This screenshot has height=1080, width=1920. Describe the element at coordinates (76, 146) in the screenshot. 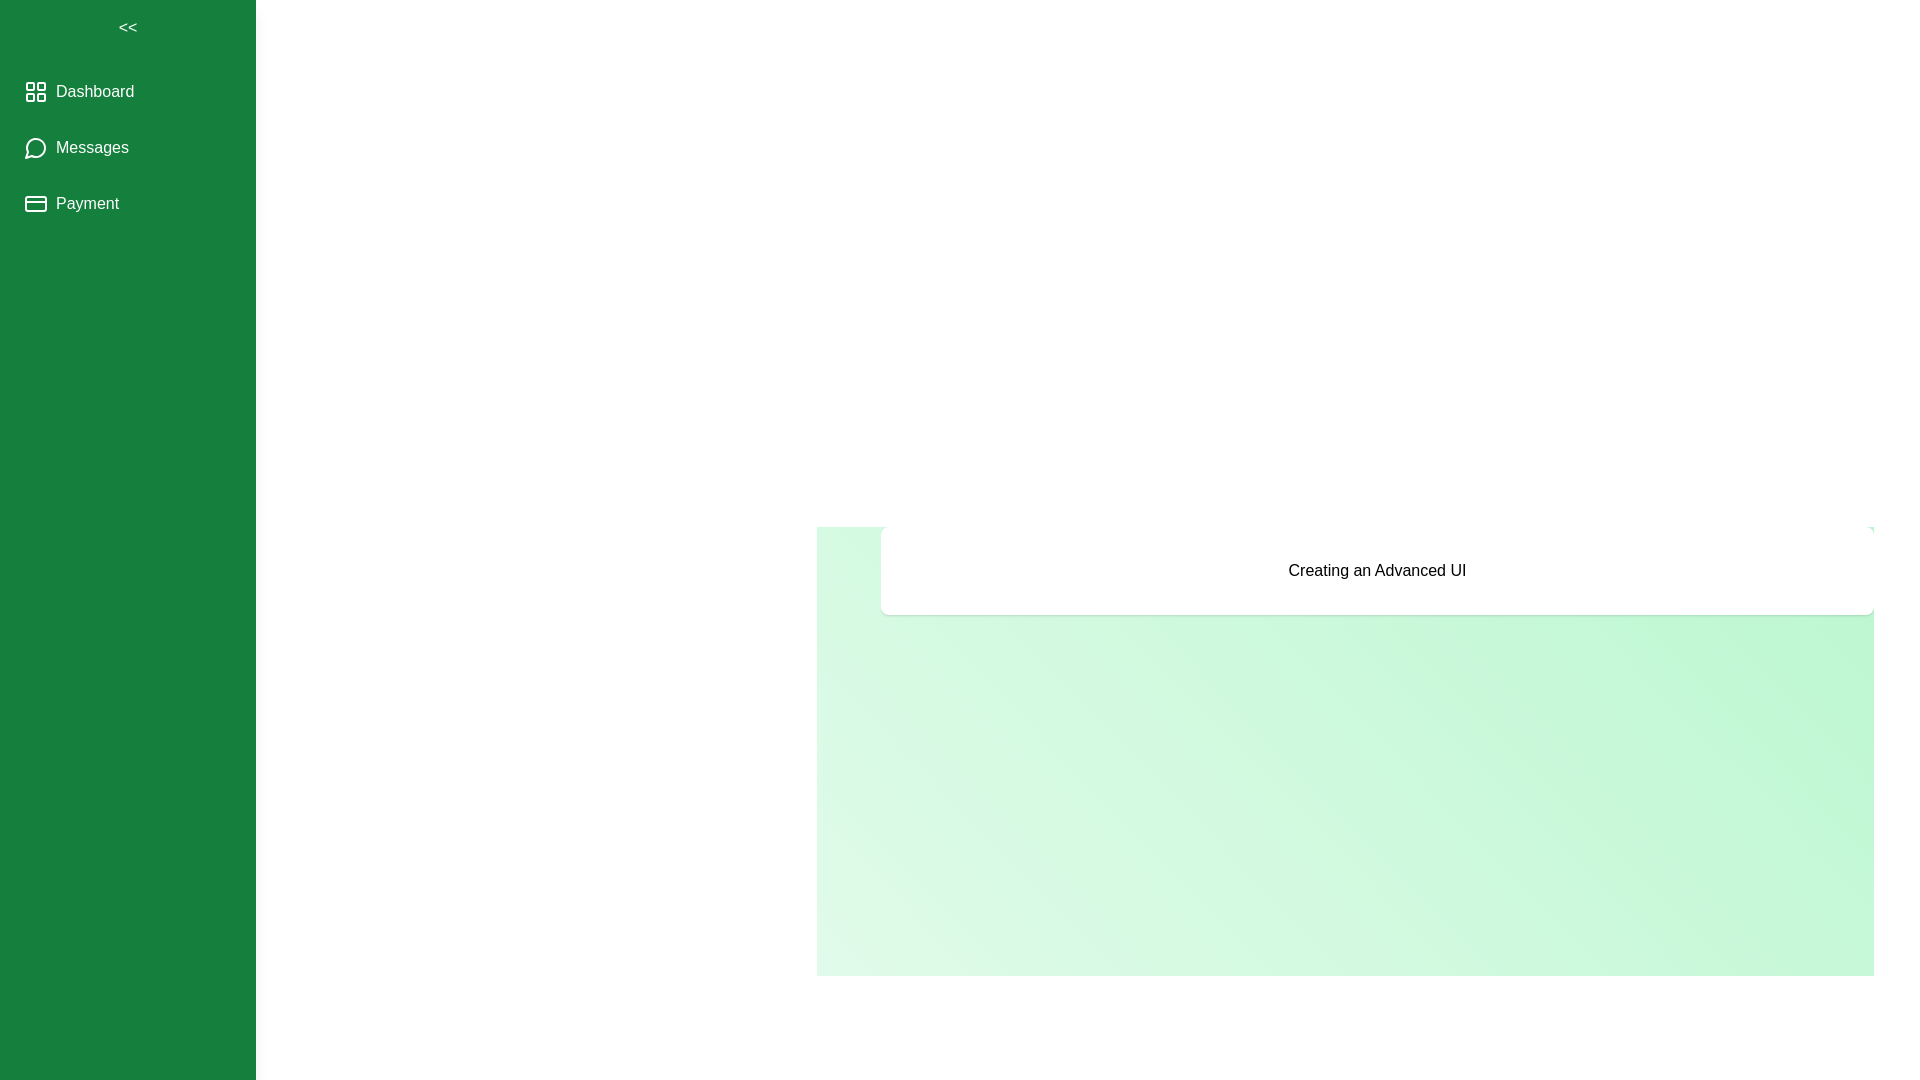

I see `the second button in the vertical navigation sidebar` at that location.